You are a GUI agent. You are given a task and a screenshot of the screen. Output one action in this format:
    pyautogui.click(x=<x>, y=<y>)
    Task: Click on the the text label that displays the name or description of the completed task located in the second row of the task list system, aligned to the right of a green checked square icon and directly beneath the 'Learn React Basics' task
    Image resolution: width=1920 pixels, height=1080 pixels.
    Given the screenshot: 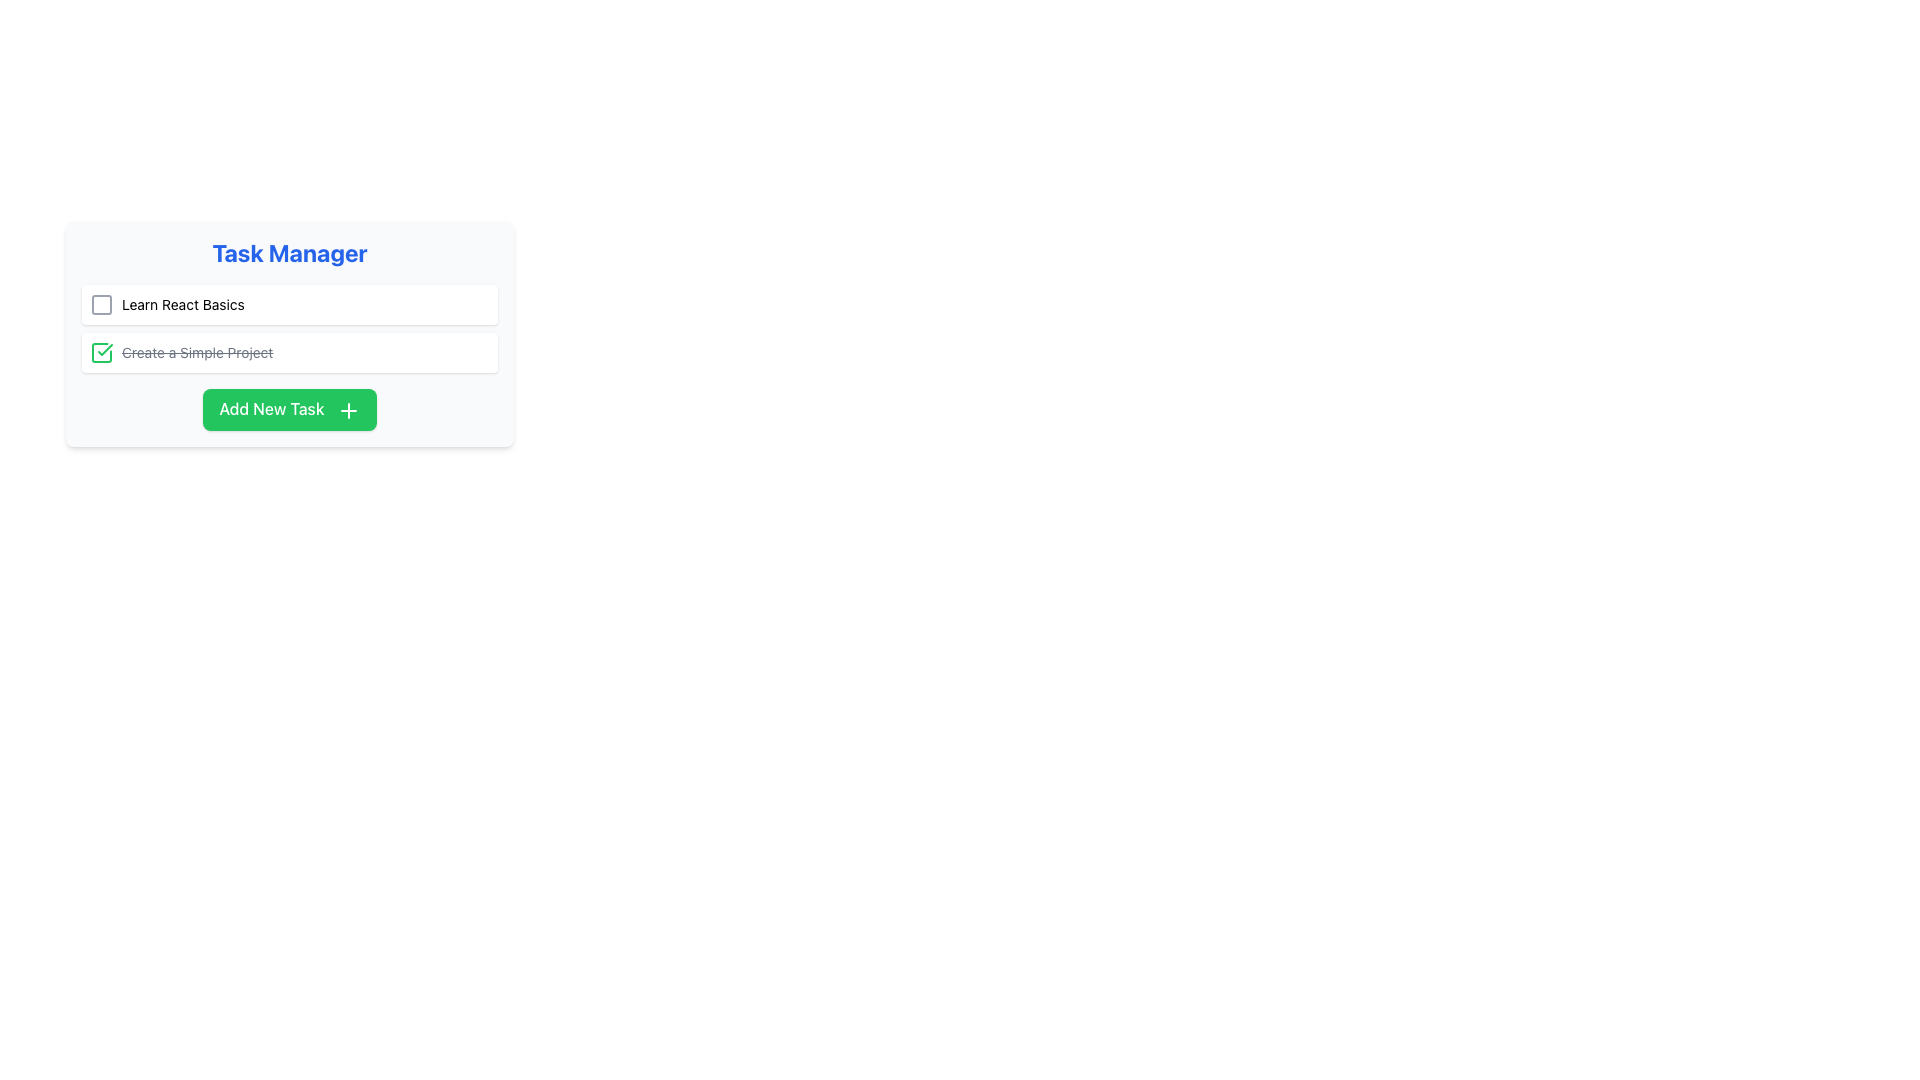 What is the action you would take?
    pyautogui.click(x=197, y=352)
    